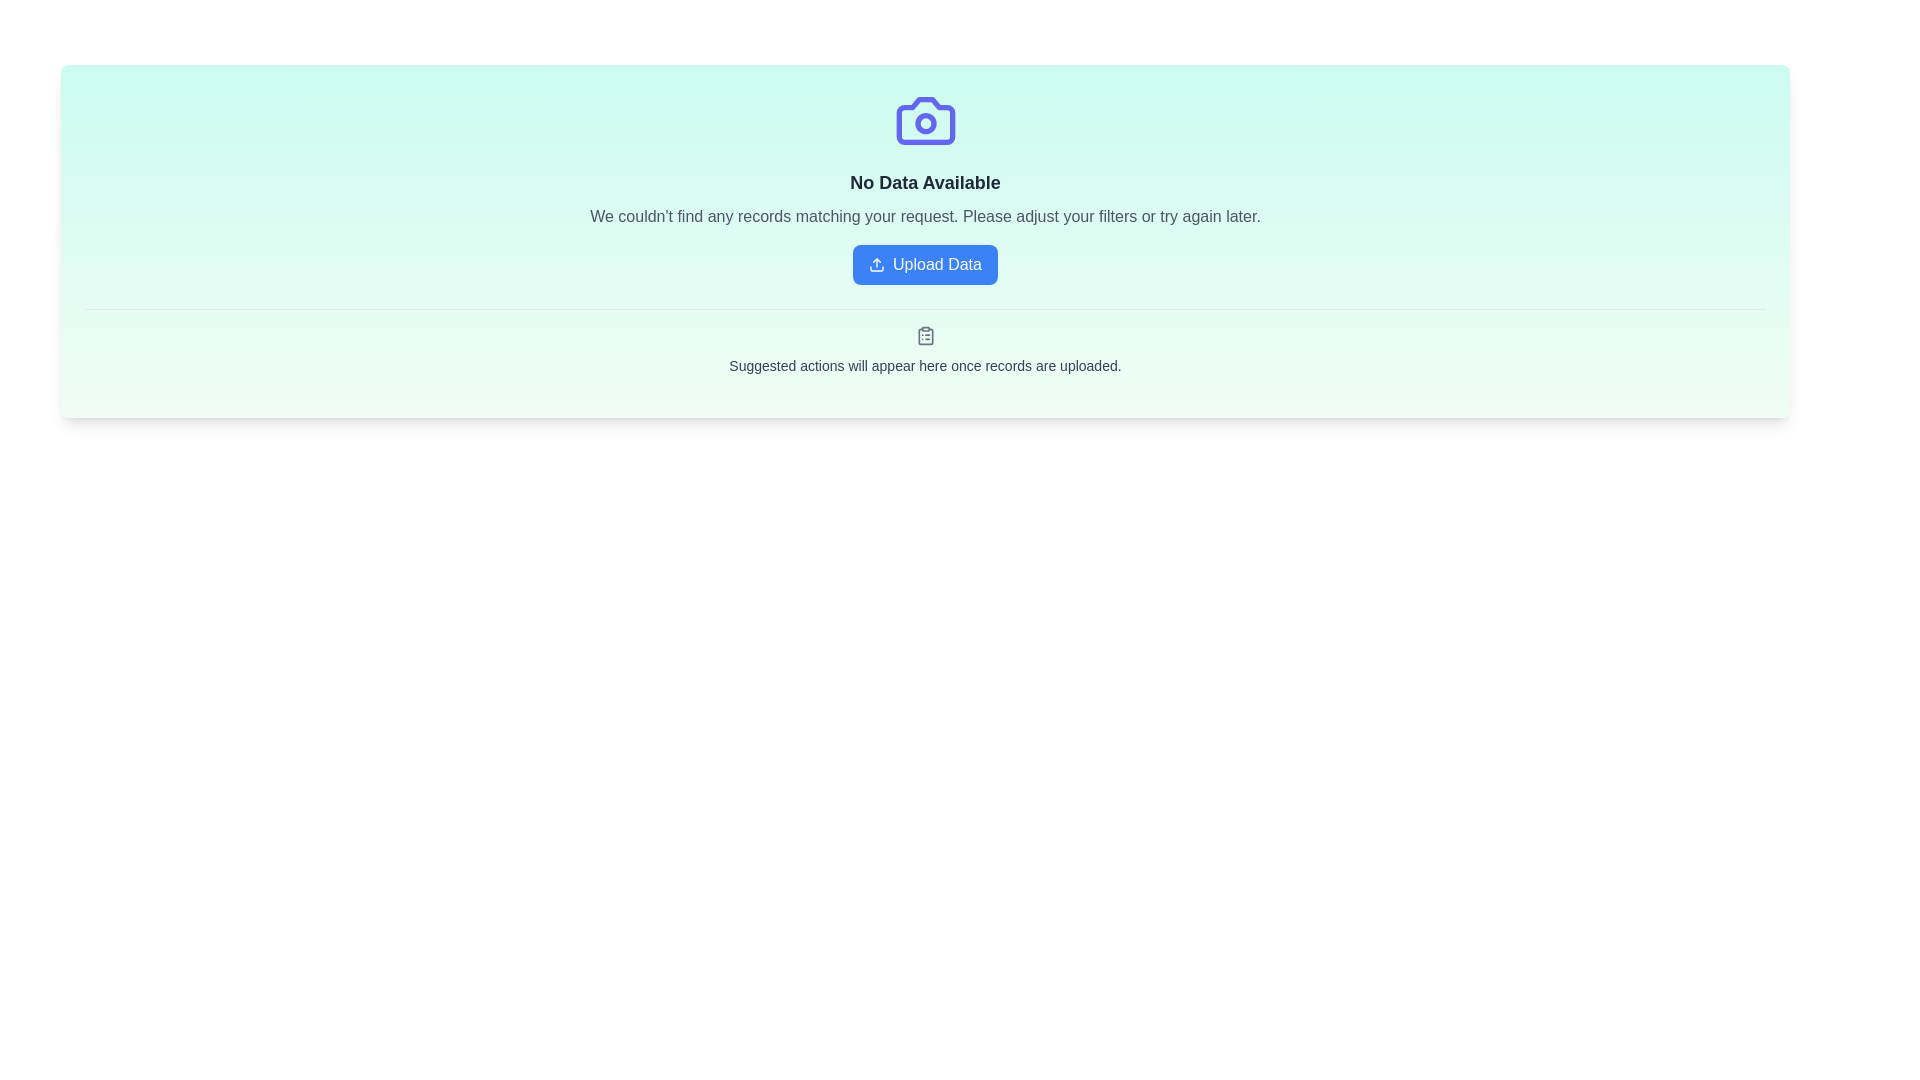 This screenshot has width=1920, height=1080. What do you see at coordinates (877, 264) in the screenshot?
I see `the upward arrow icon within the blue button labeled 'Upload Data', which is situated to the left of the button's text` at bounding box center [877, 264].